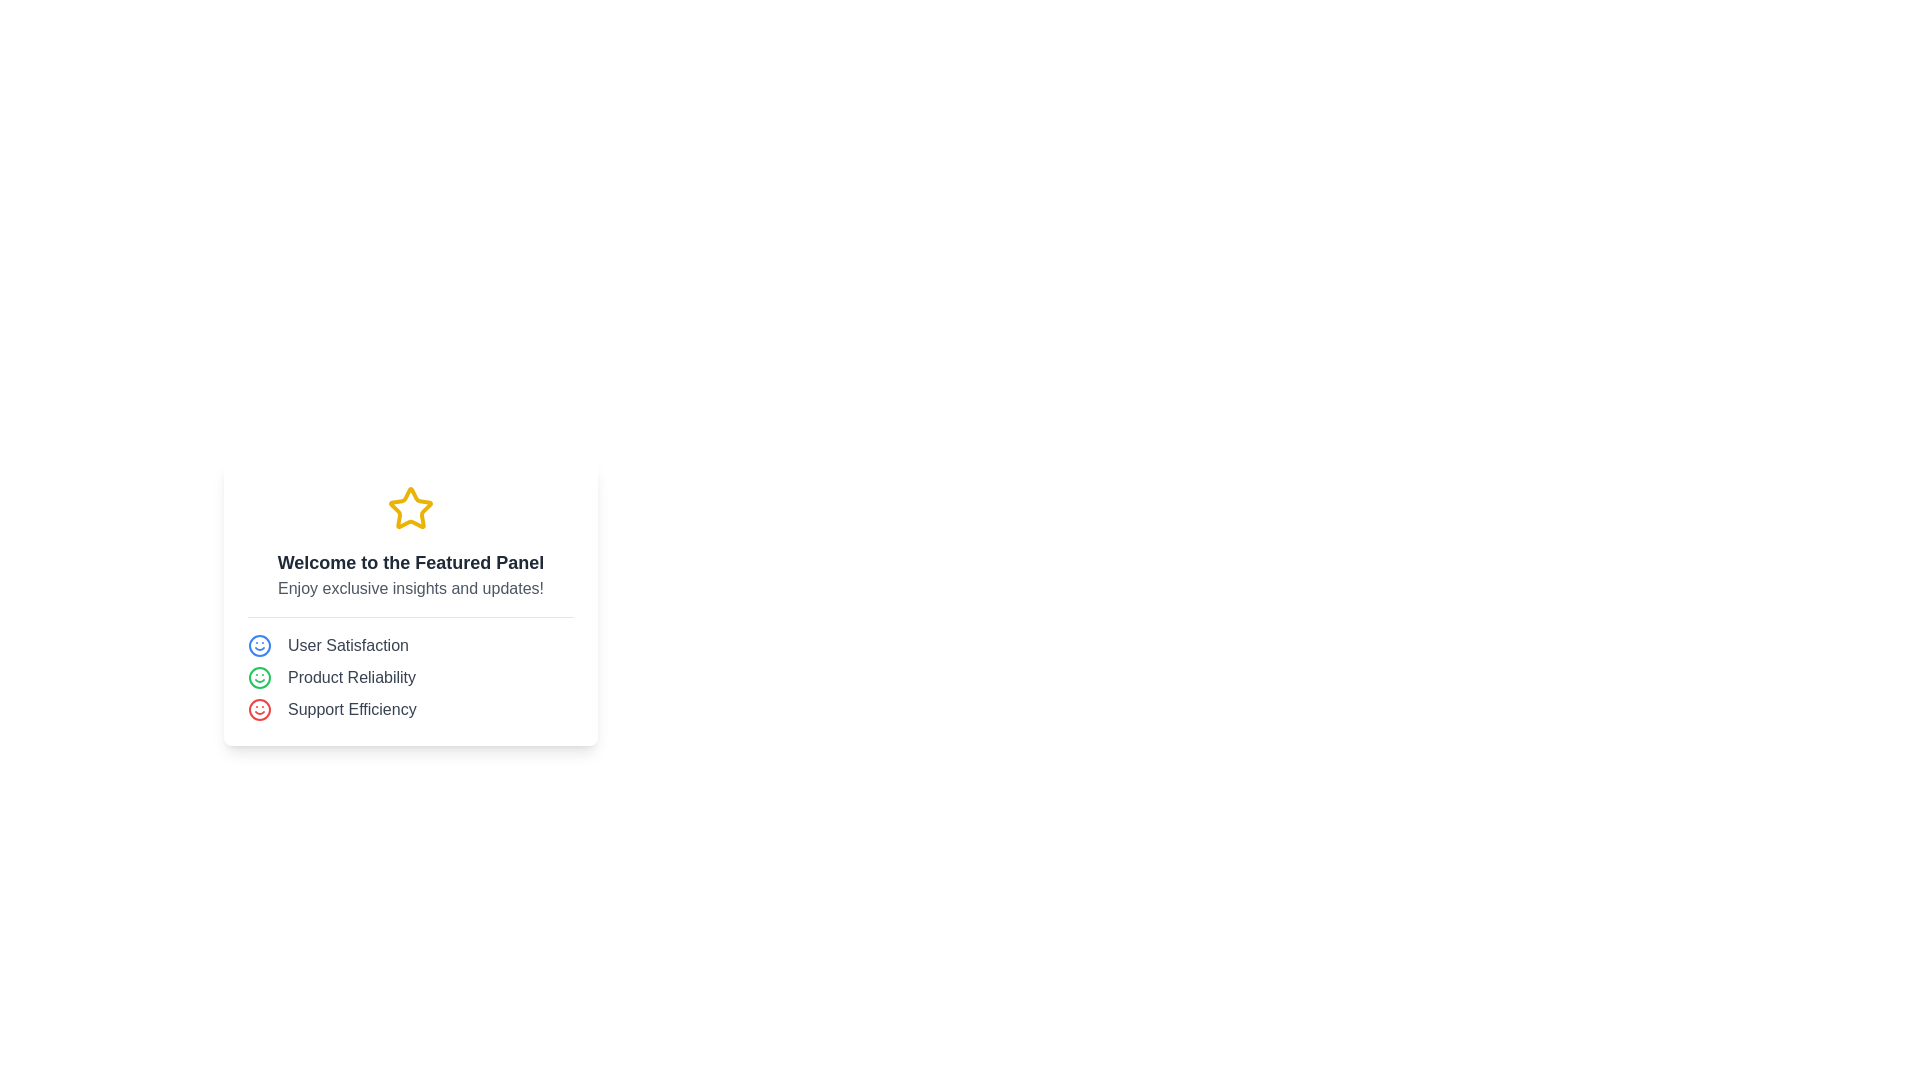 This screenshot has height=1080, width=1920. Describe the element at coordinates (348, 645) in the screenshot. I see `the 'User Satisfaction' text label, which is styled in dark gray on a light background, positioned below the 'Welcome to the Featured Panel' section and to the right of a blue smiley icon` at that location.